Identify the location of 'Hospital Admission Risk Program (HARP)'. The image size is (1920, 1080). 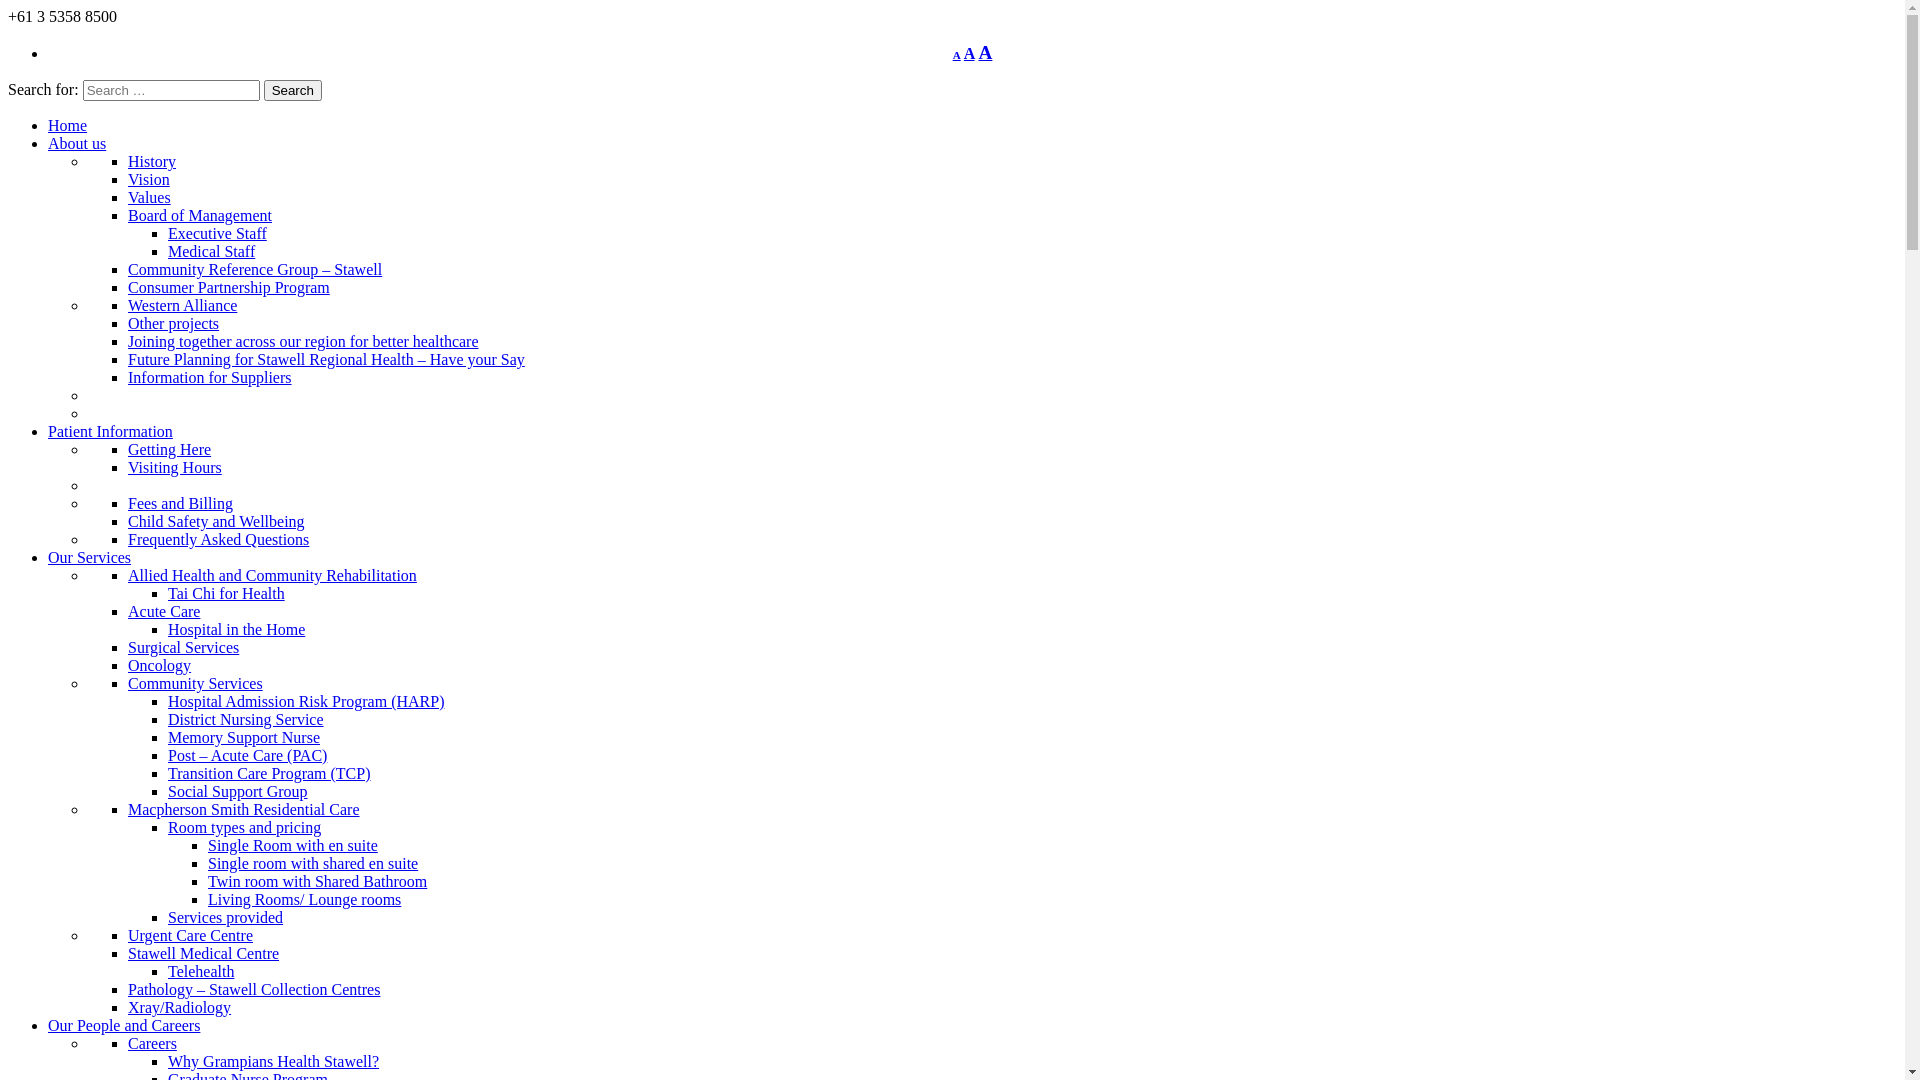
(305, 700).